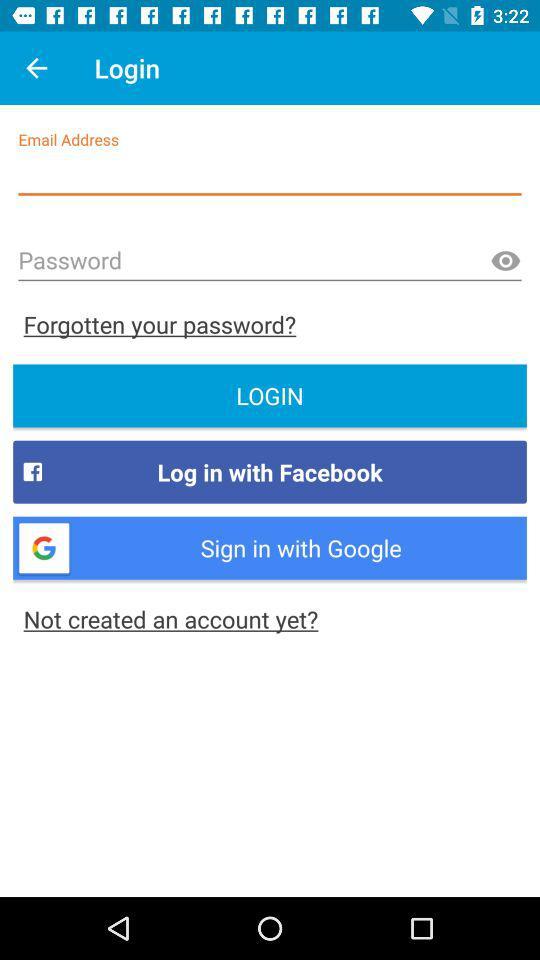 The height and width of the screenshot is (960, 540). I want to click on the version, so click(504, 260).